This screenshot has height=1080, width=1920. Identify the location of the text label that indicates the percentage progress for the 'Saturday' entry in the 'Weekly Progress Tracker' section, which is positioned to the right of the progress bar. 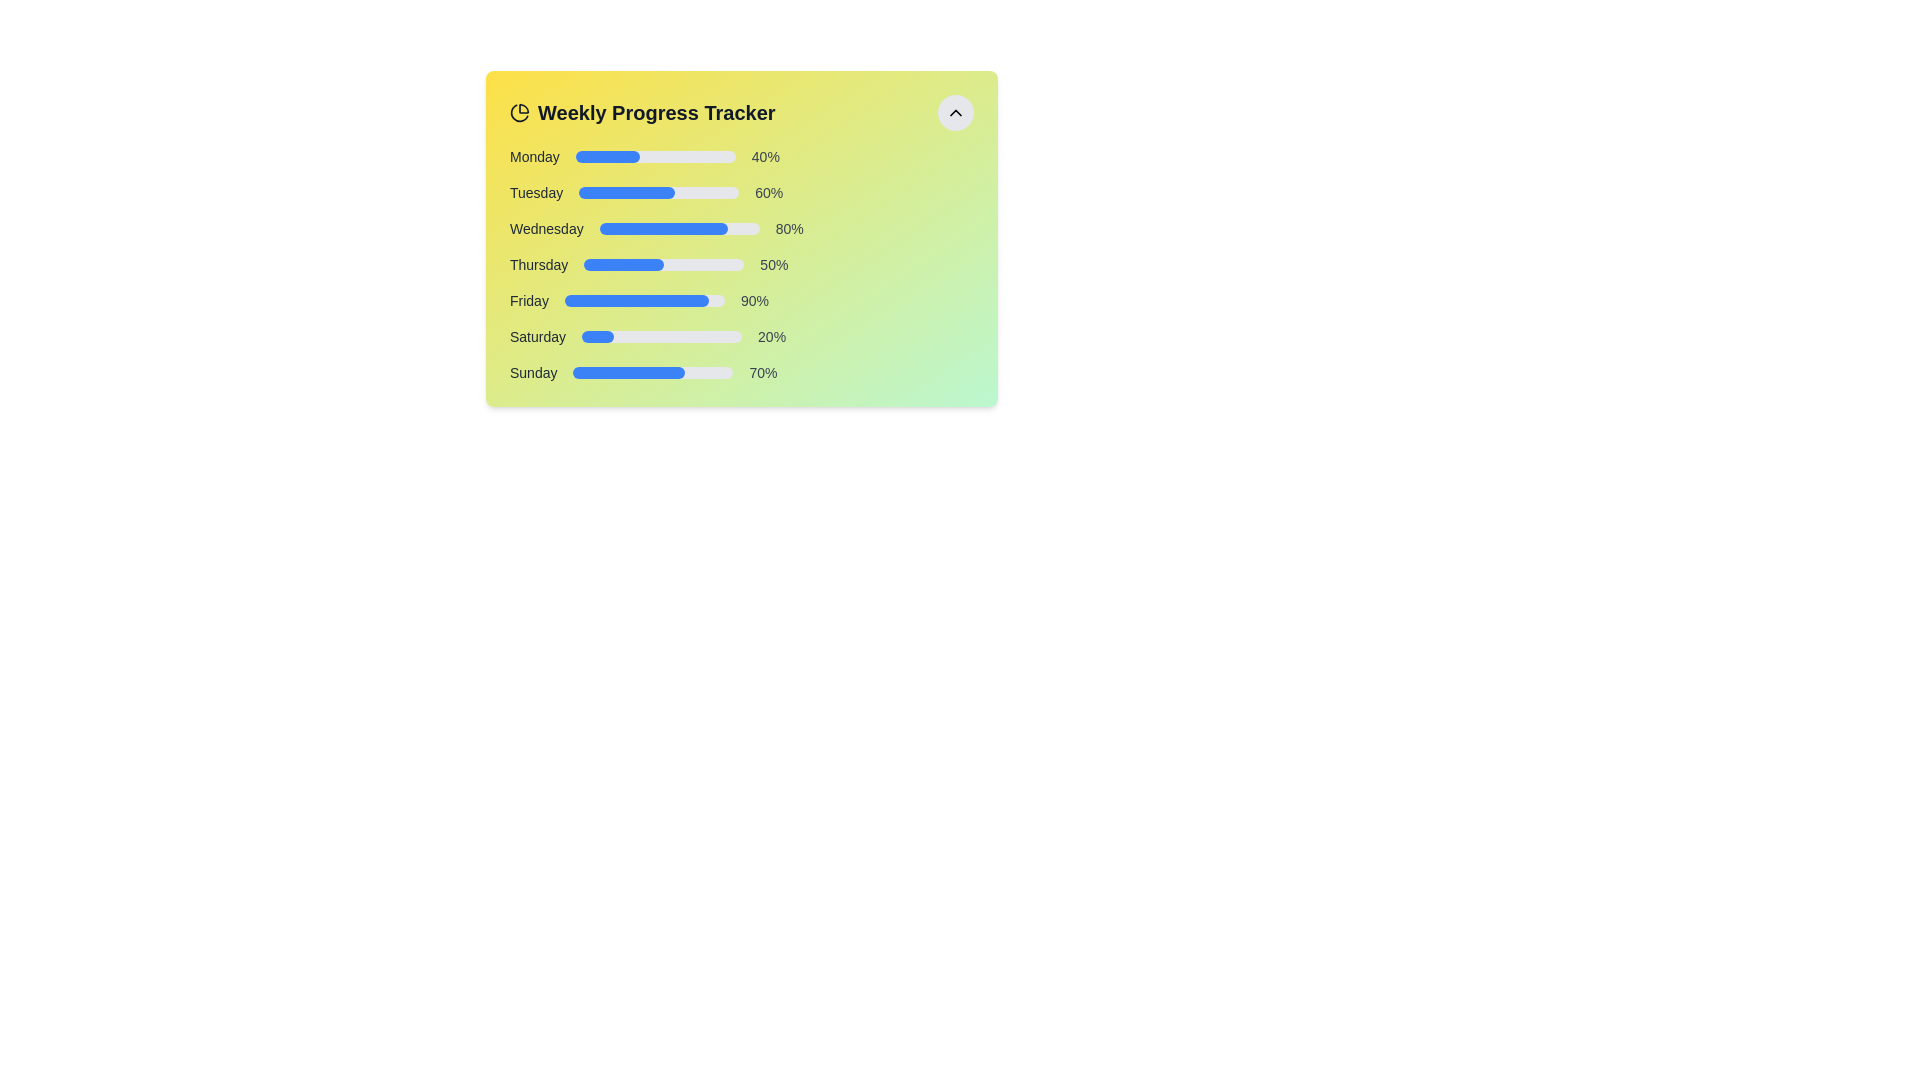
(771, 335).